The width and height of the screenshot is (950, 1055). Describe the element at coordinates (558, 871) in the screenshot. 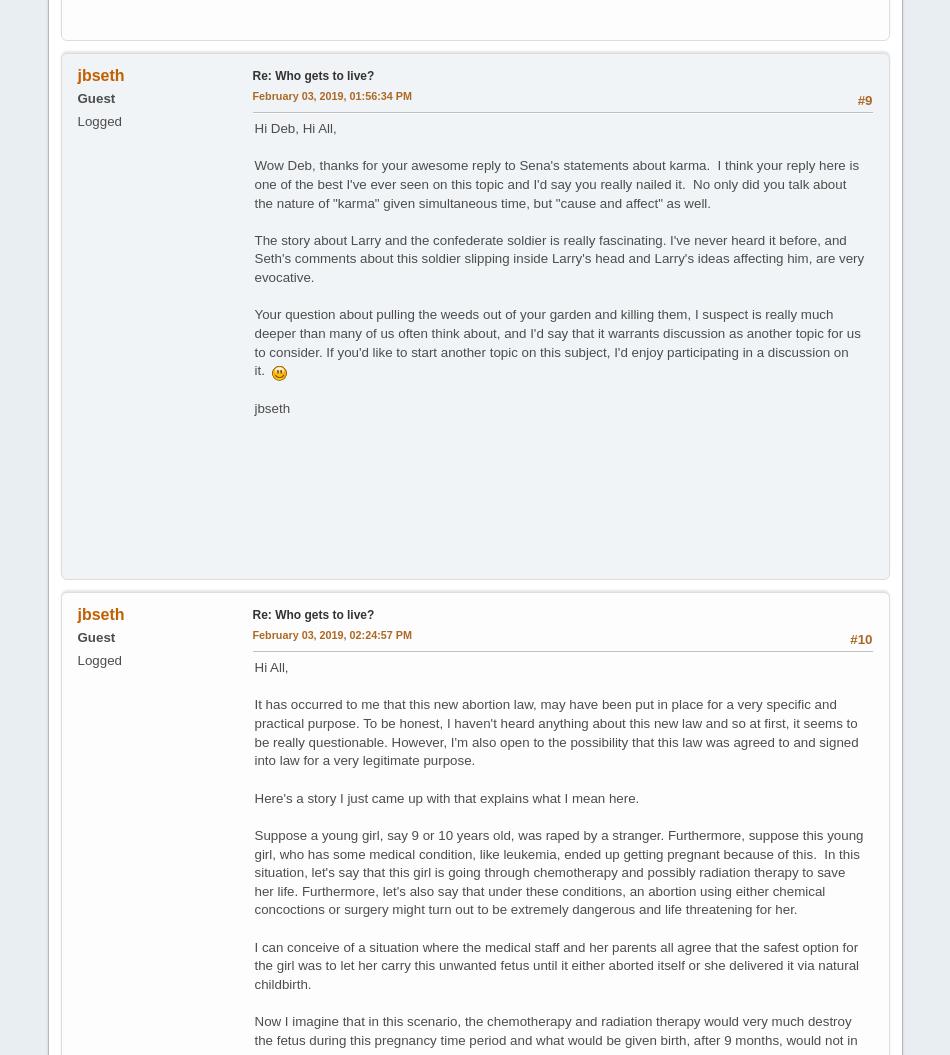

I see `'Suppose a young girl, say 9 or 10 years old, was raped by a stranger. Furthermore, suppose this young girl, who has some medical condition, like leukemia, ended up getting pregnant because of this.  In this situation, let's say that this girl is going through chemotherapy and possibly radiation therapy to save her life. Furthermore, let's also say that under these conditions, an abortion using either chemical concoctions or surgery might turn out to be extremely dangerous and life threatening for her.'` at that location.